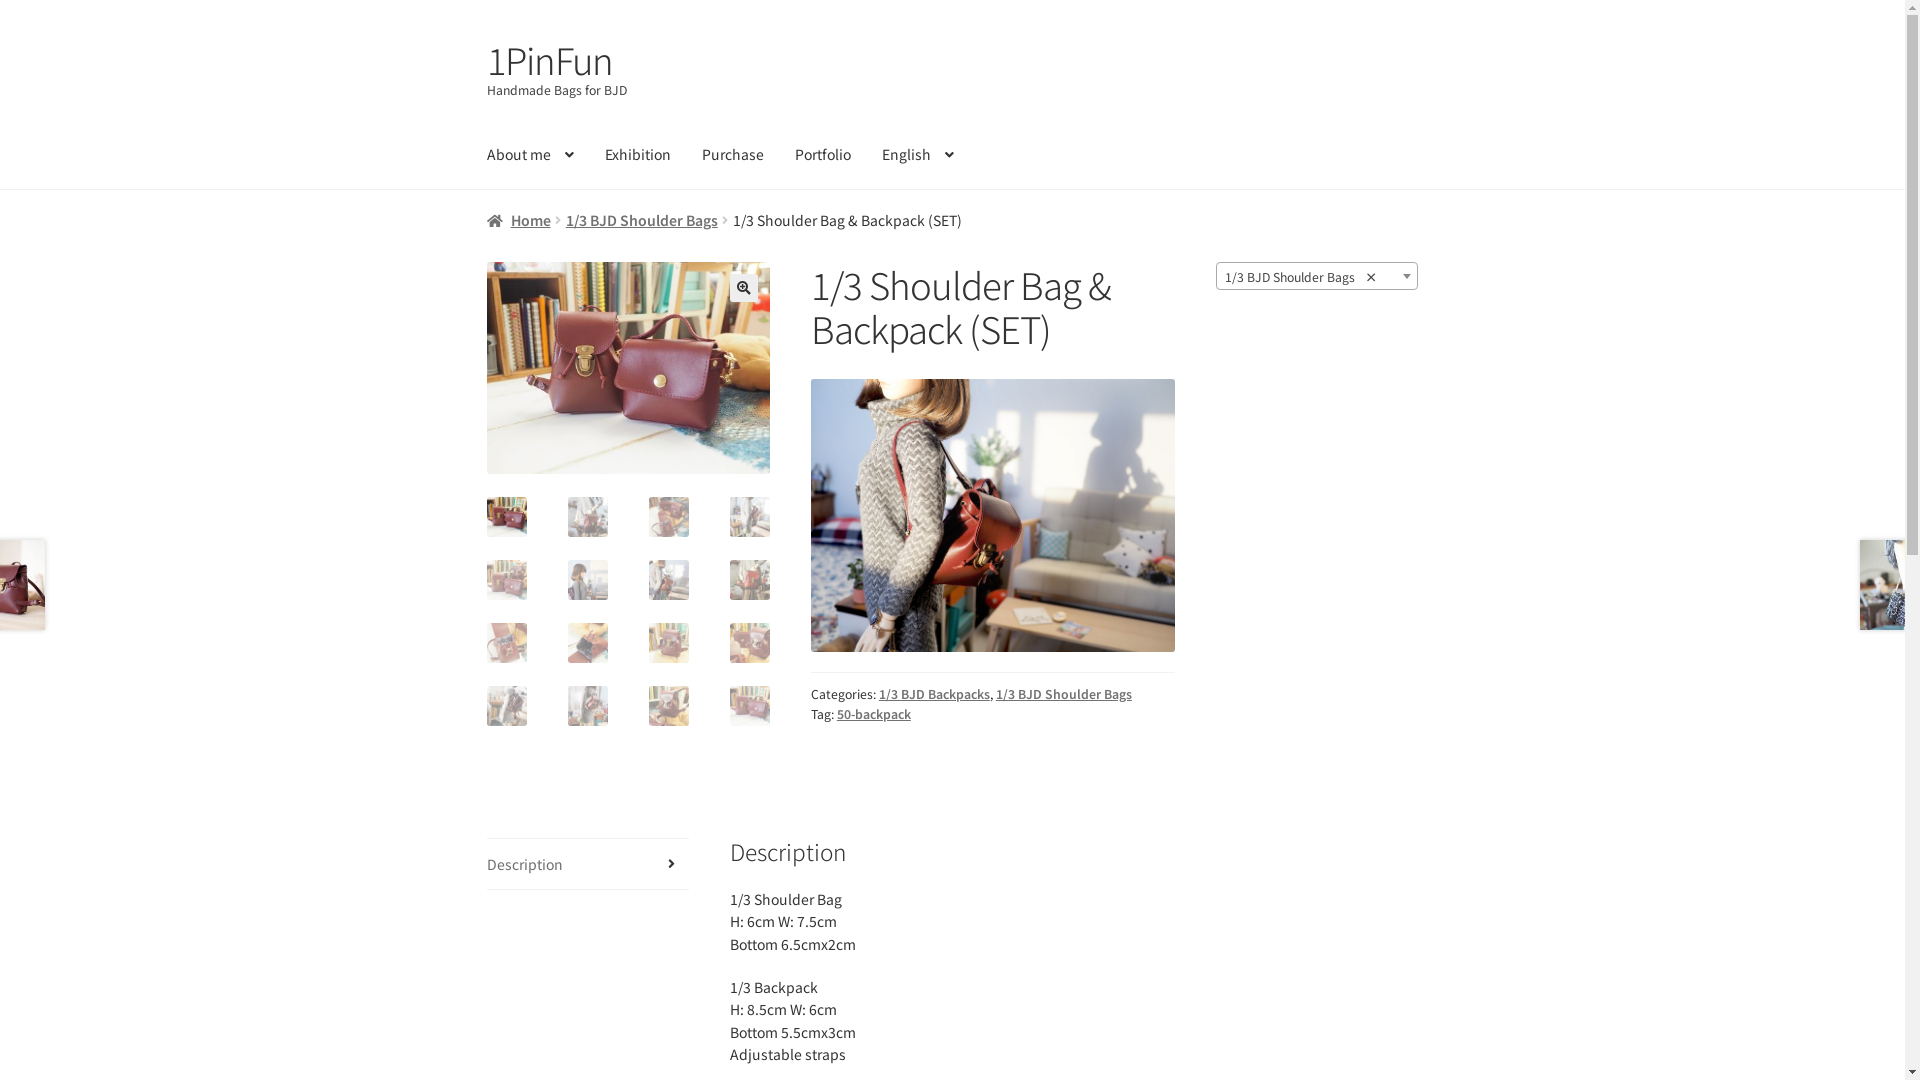  Describe the element at coordinates (933, 693) in the screenshot. I see `'1/3 BJD Backpacks'` at that location.